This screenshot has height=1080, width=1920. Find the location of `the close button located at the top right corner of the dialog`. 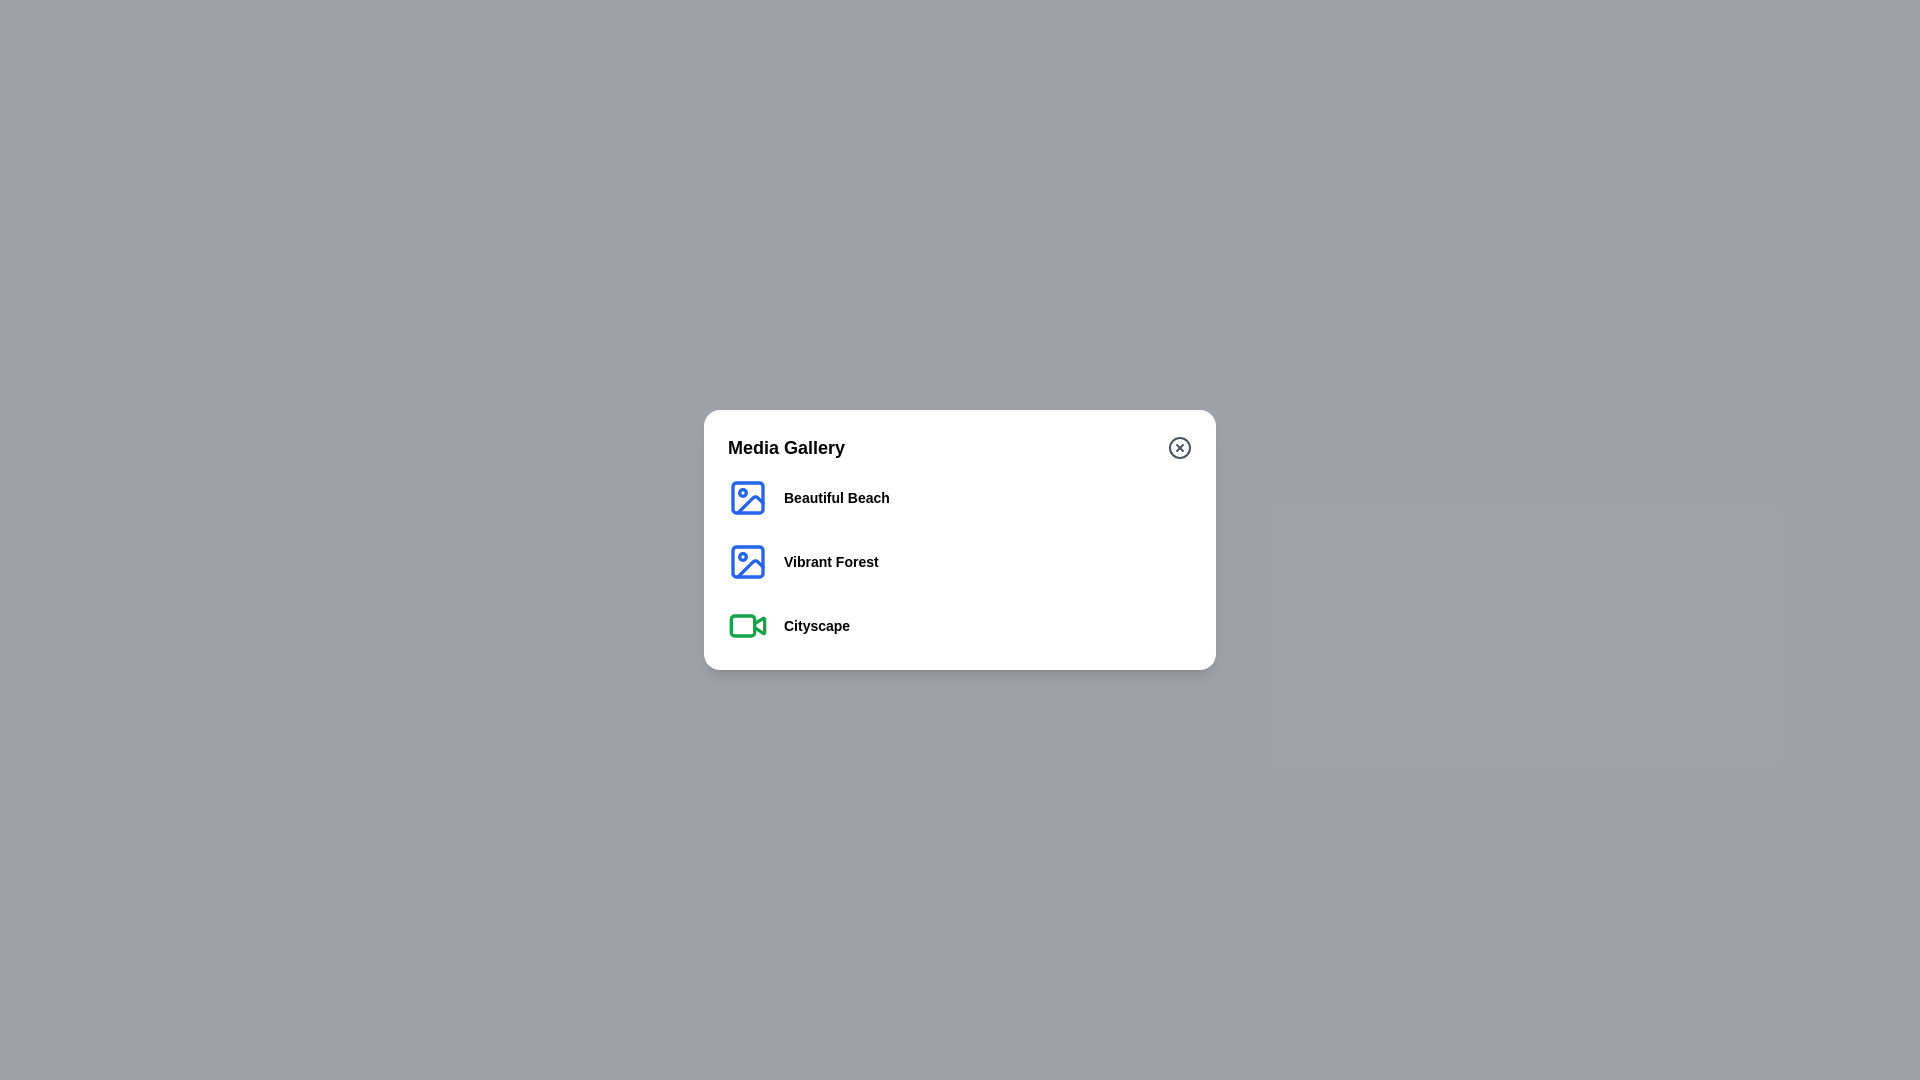

the close button located at the top right corner of the dialog is located at coordinates (1180, 446).